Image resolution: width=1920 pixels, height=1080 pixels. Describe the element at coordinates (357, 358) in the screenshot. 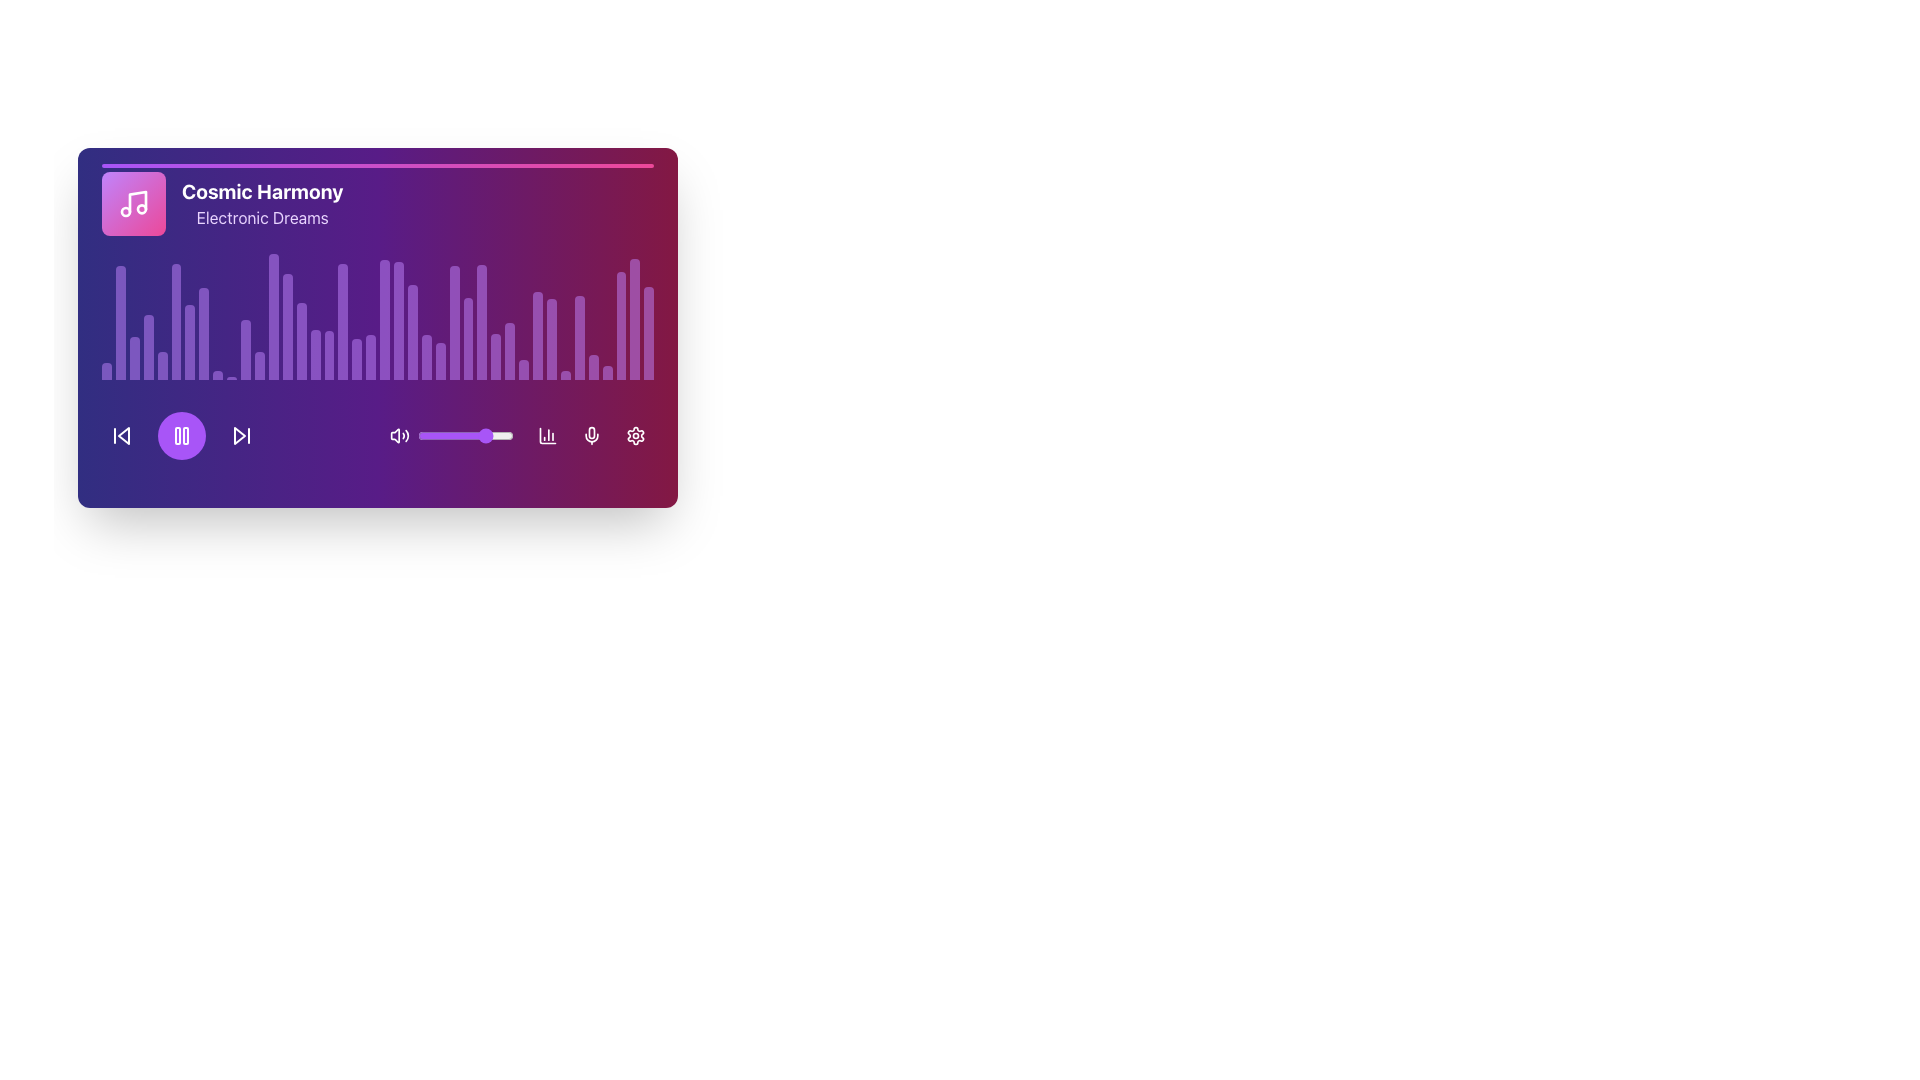

I see `the 19th translucent purple rectangular bar in the histogram sequence located below the text 'Cosmic Harmony' and 'Electronic Dreams'` at that location.